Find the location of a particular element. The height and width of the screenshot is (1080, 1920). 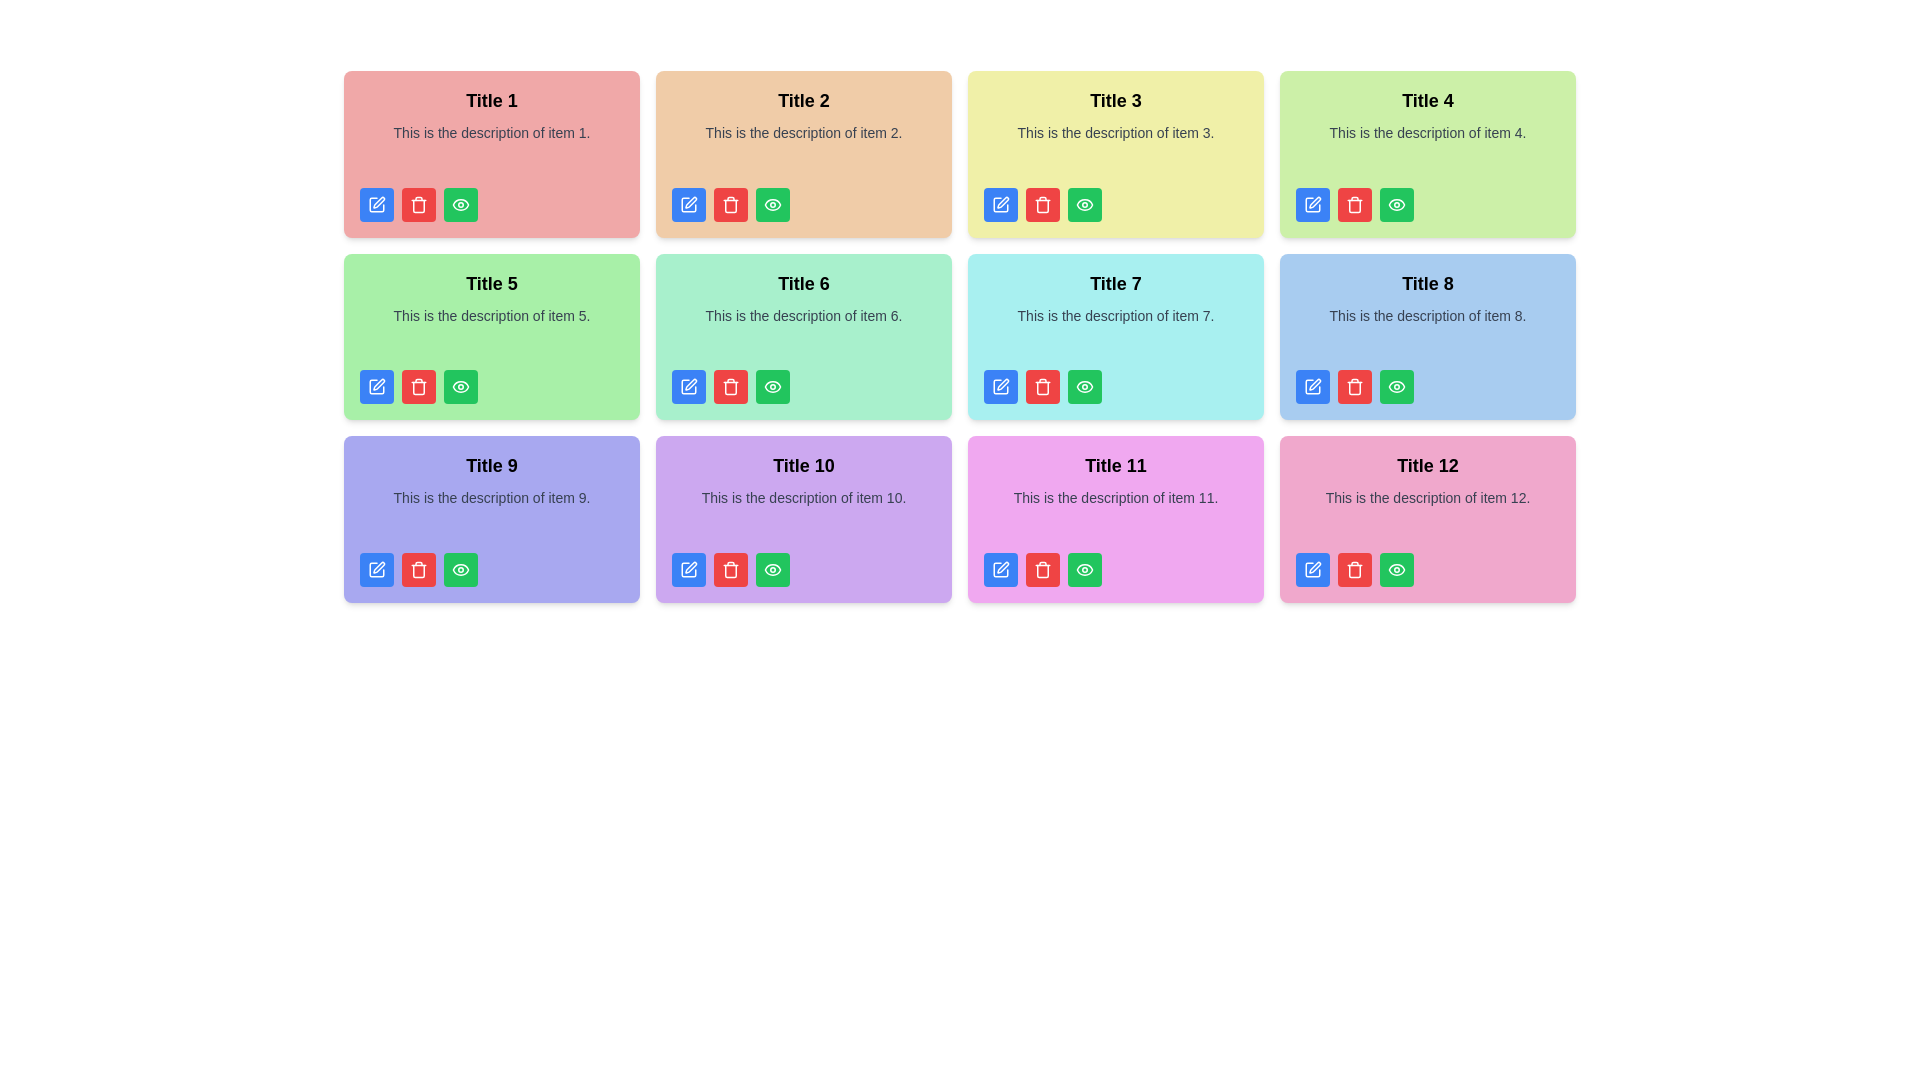

the pen icon located as the first button is located at coordinates (691, 567).